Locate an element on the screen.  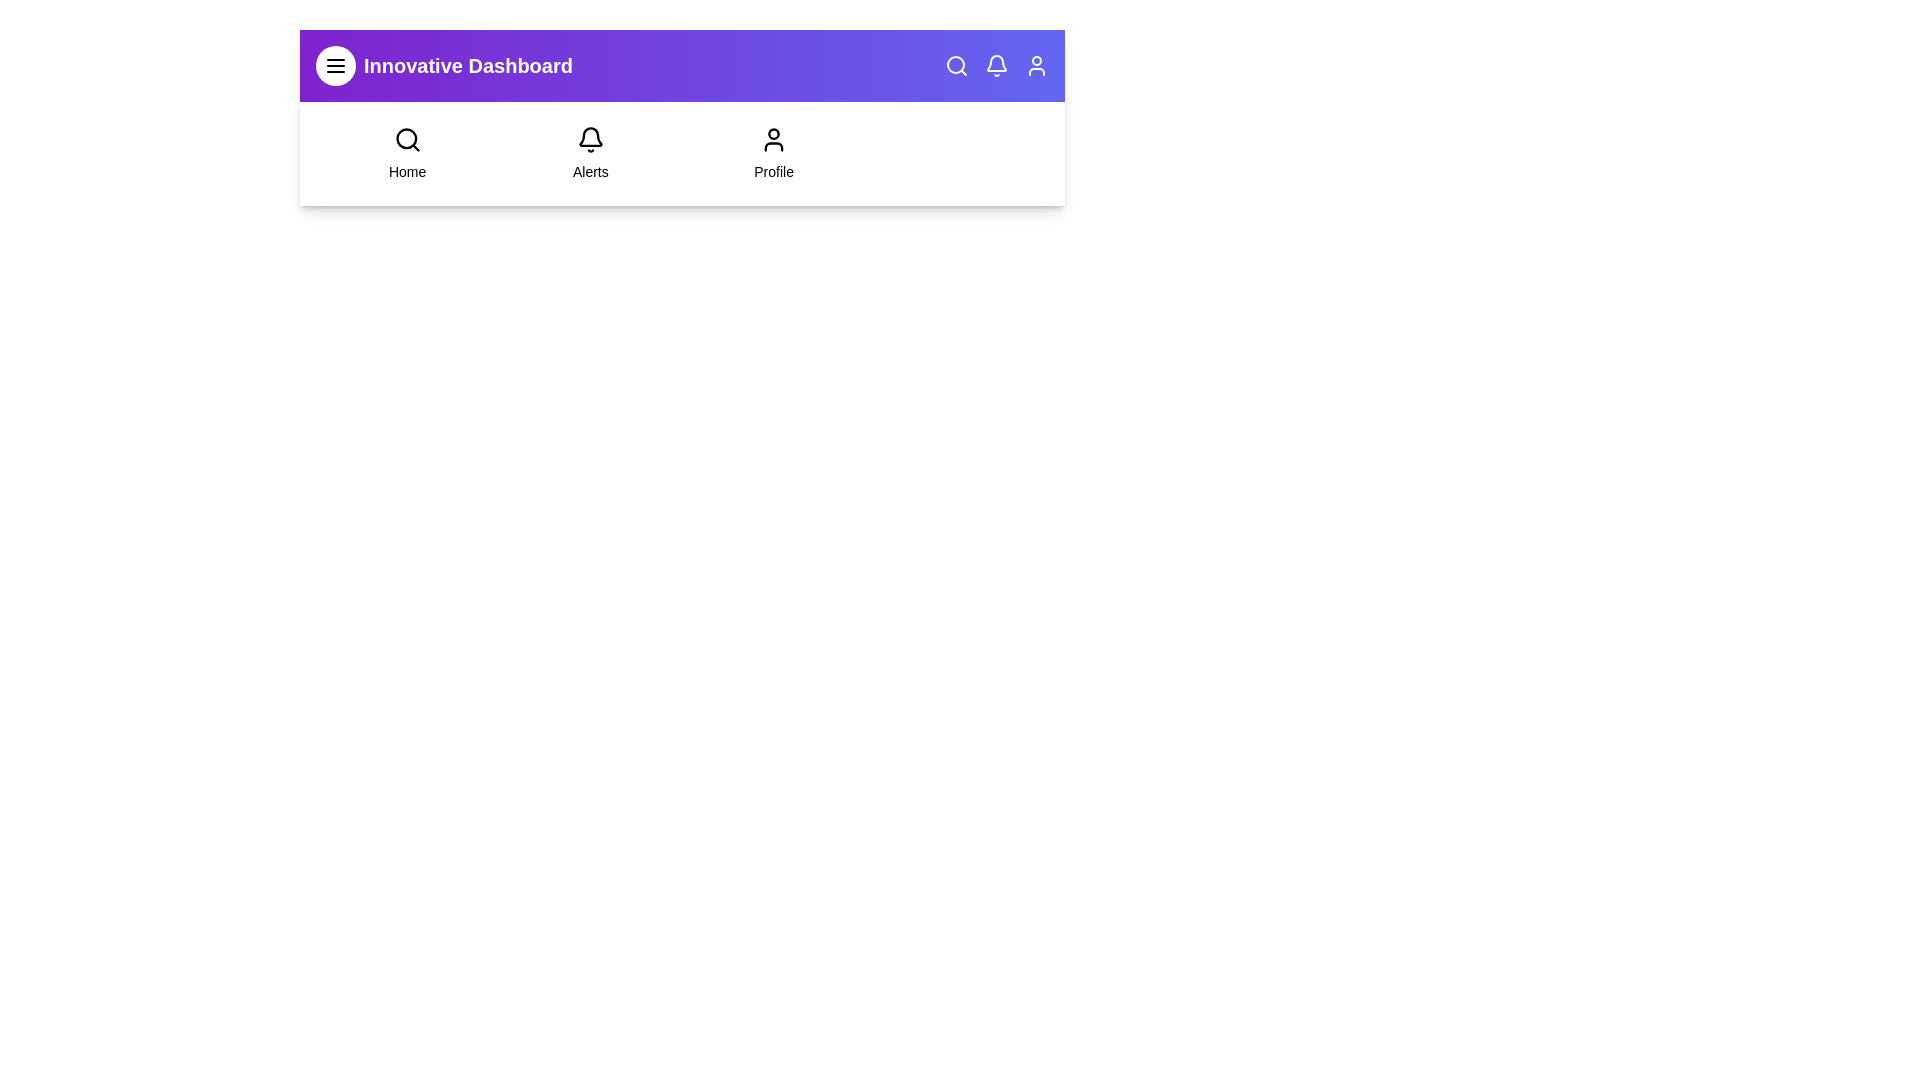
the Bell icon in the InnovativeAppBar is located at coordinates (997, 64).